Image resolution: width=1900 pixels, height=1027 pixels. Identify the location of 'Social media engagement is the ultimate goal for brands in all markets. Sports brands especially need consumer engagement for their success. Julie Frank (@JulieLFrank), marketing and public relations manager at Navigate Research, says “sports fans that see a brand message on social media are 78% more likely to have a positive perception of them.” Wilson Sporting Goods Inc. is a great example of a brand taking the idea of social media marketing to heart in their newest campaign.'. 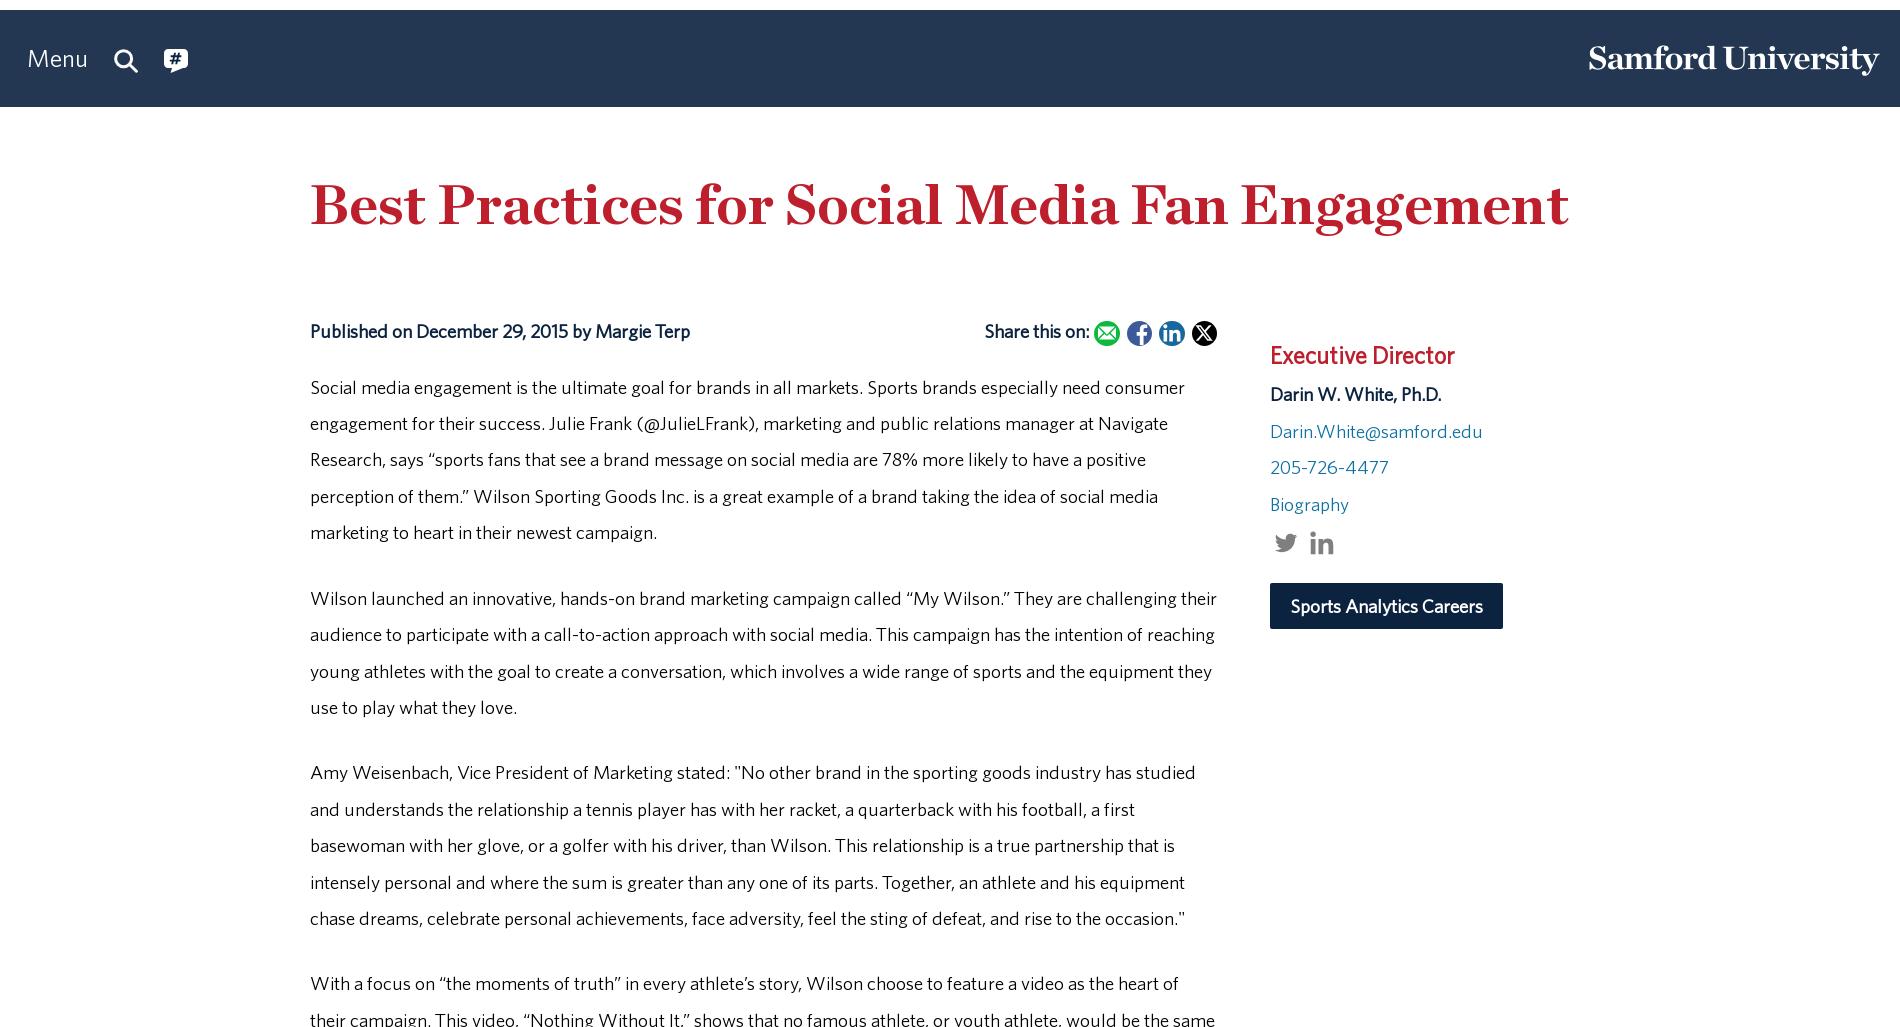
(309, 458).